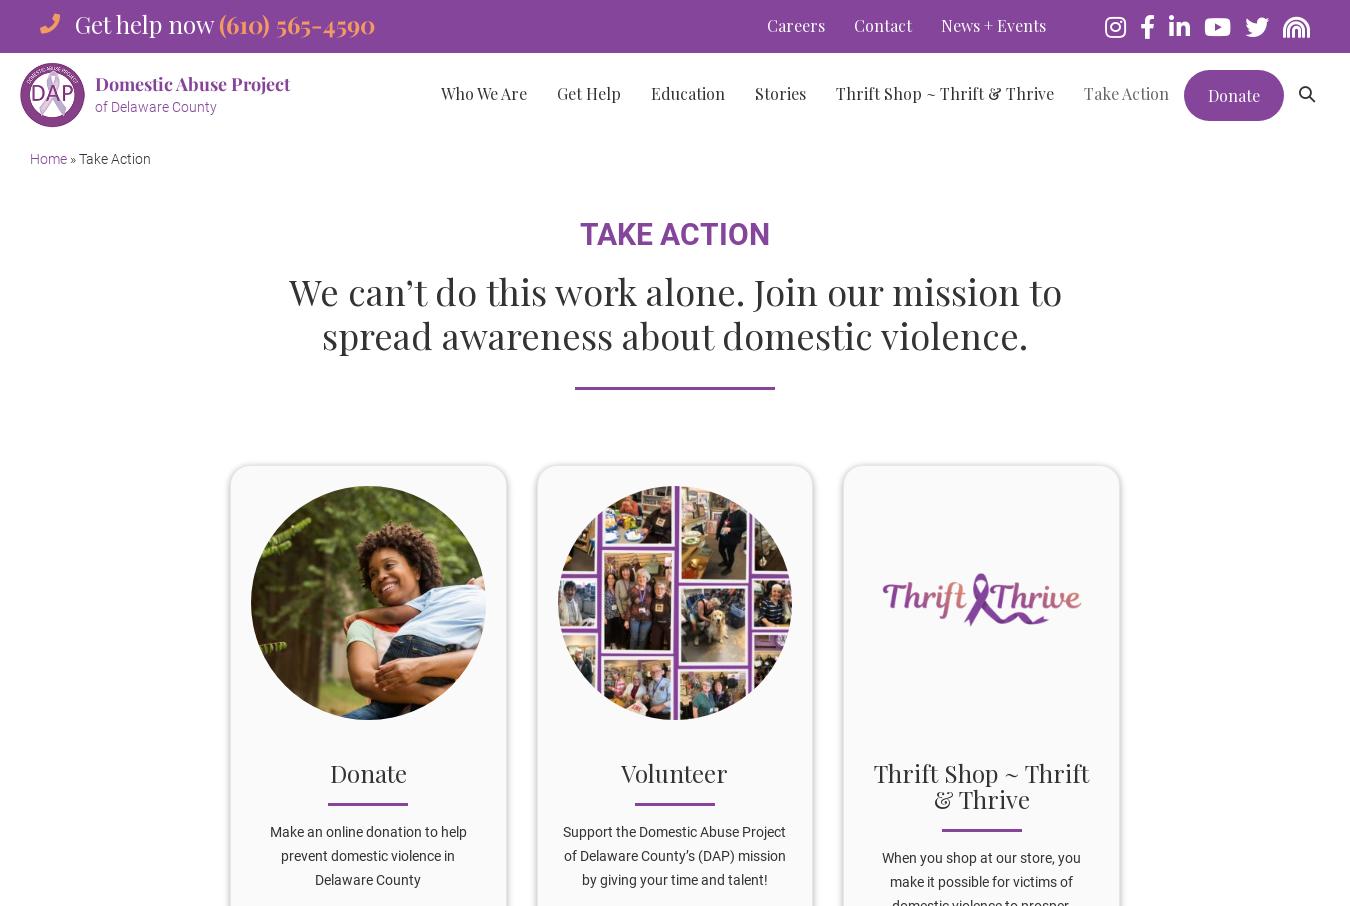  What do you see at coordinates (268, 854) in the screenshot?
I see `'Make an online donation to help prevent domestic violence in Delaware County'` at bounding box center [268, 854].